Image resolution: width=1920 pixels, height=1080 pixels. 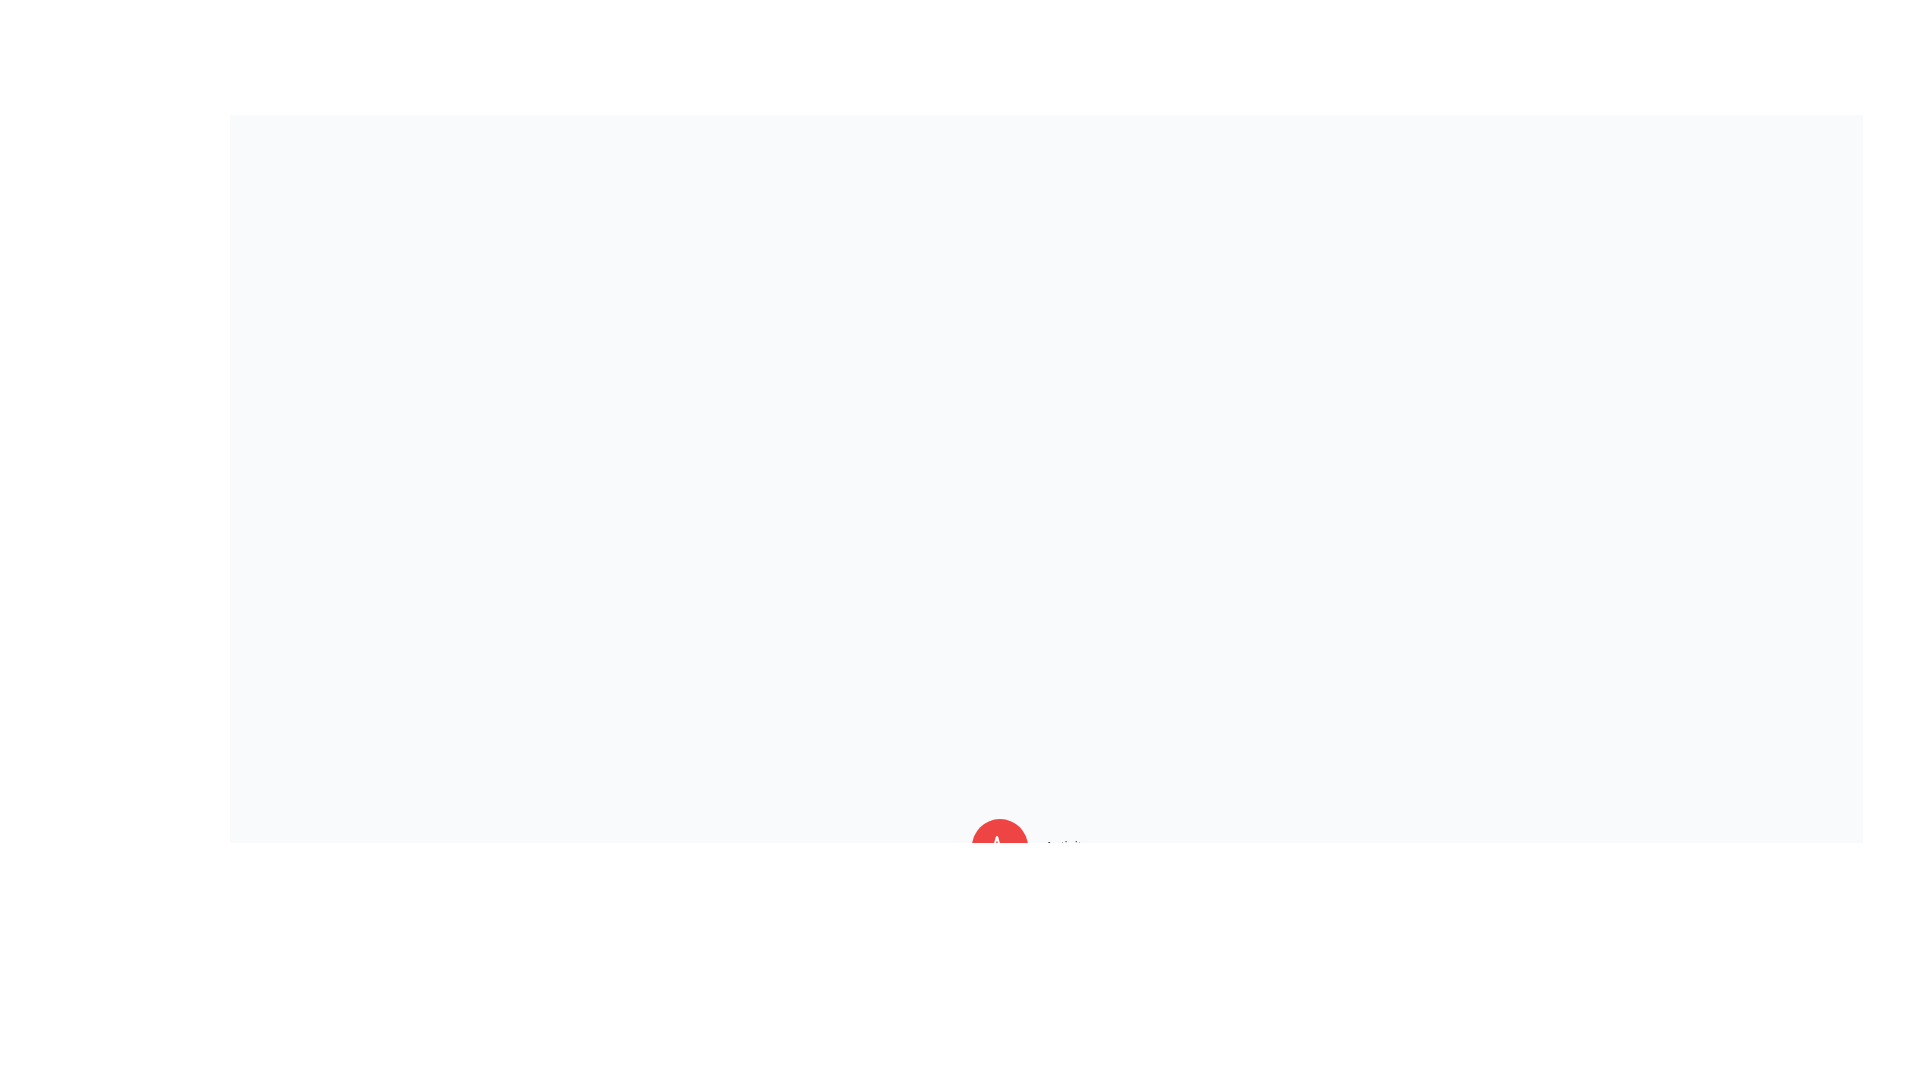 I want to click on the button corresponding to Camera to observe its tooltip or label, so click(x=1000, y=991).